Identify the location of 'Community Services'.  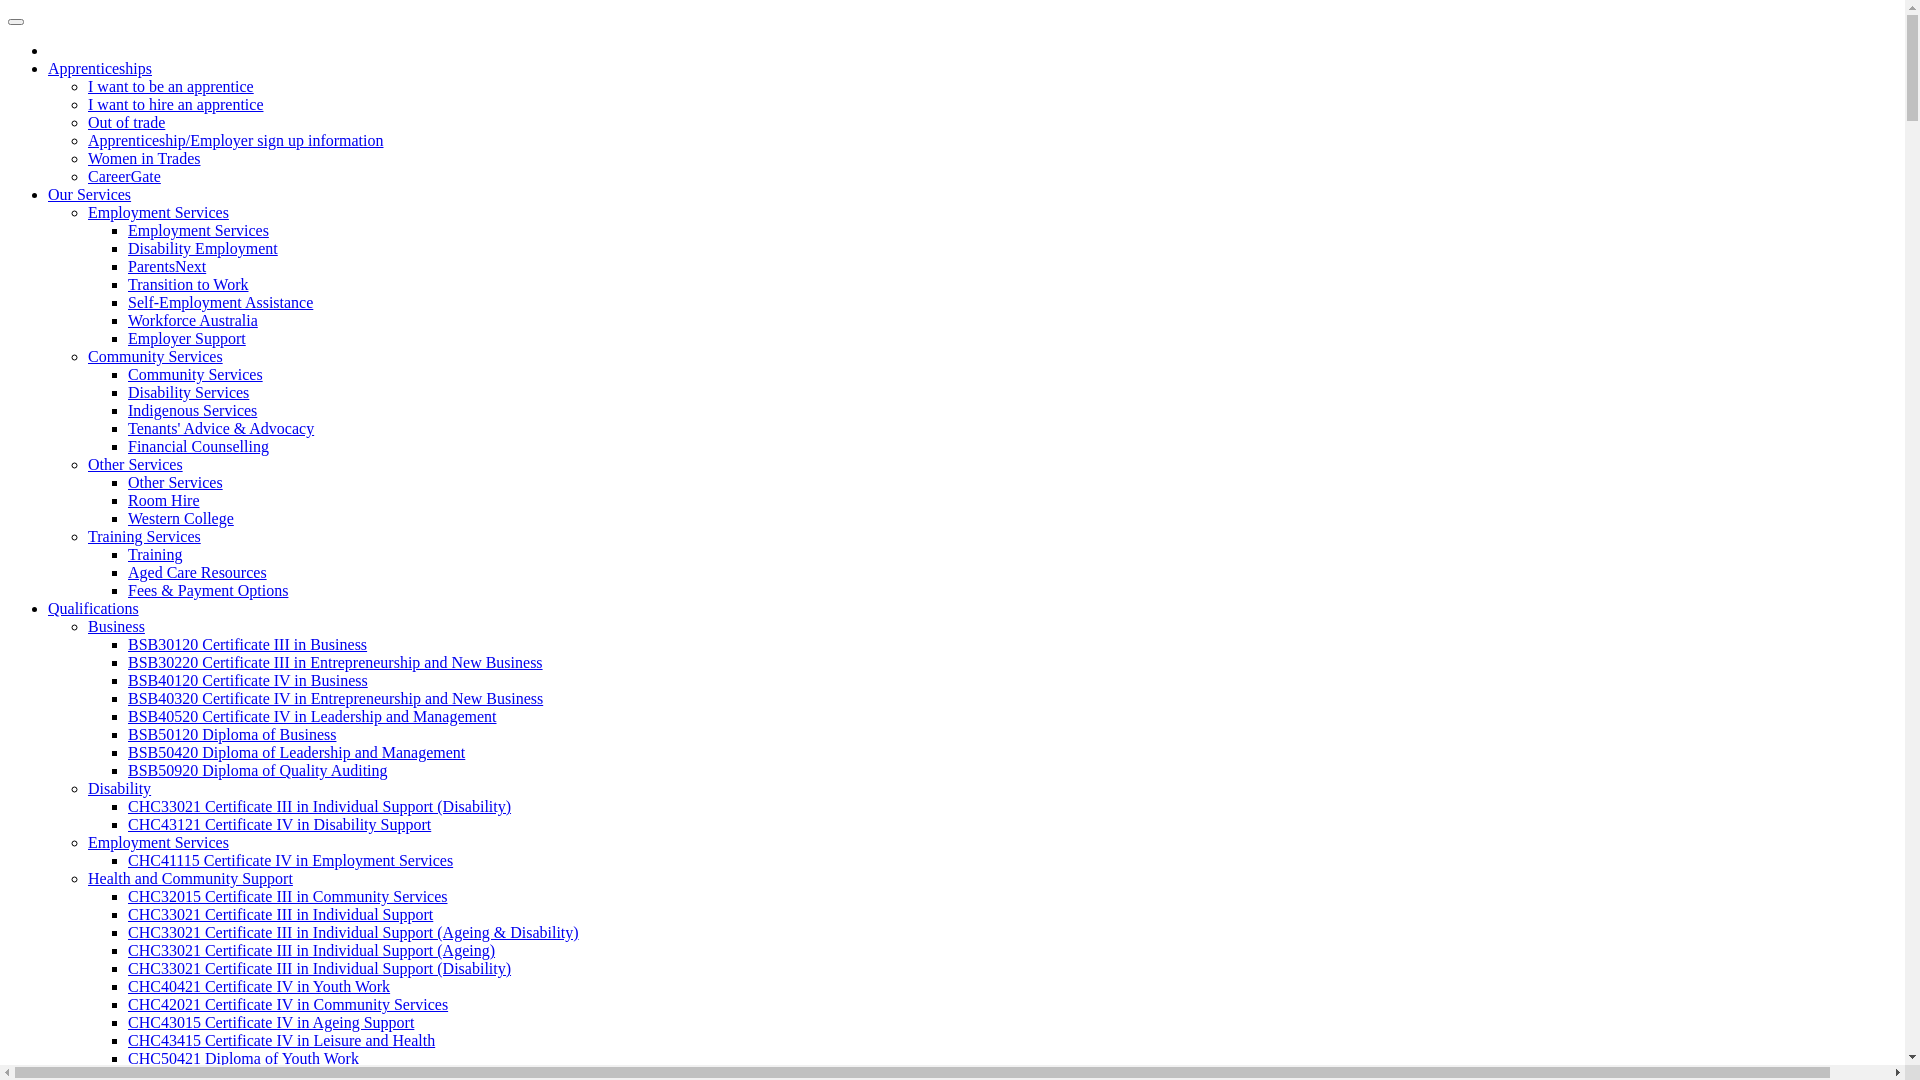
(154, 355).